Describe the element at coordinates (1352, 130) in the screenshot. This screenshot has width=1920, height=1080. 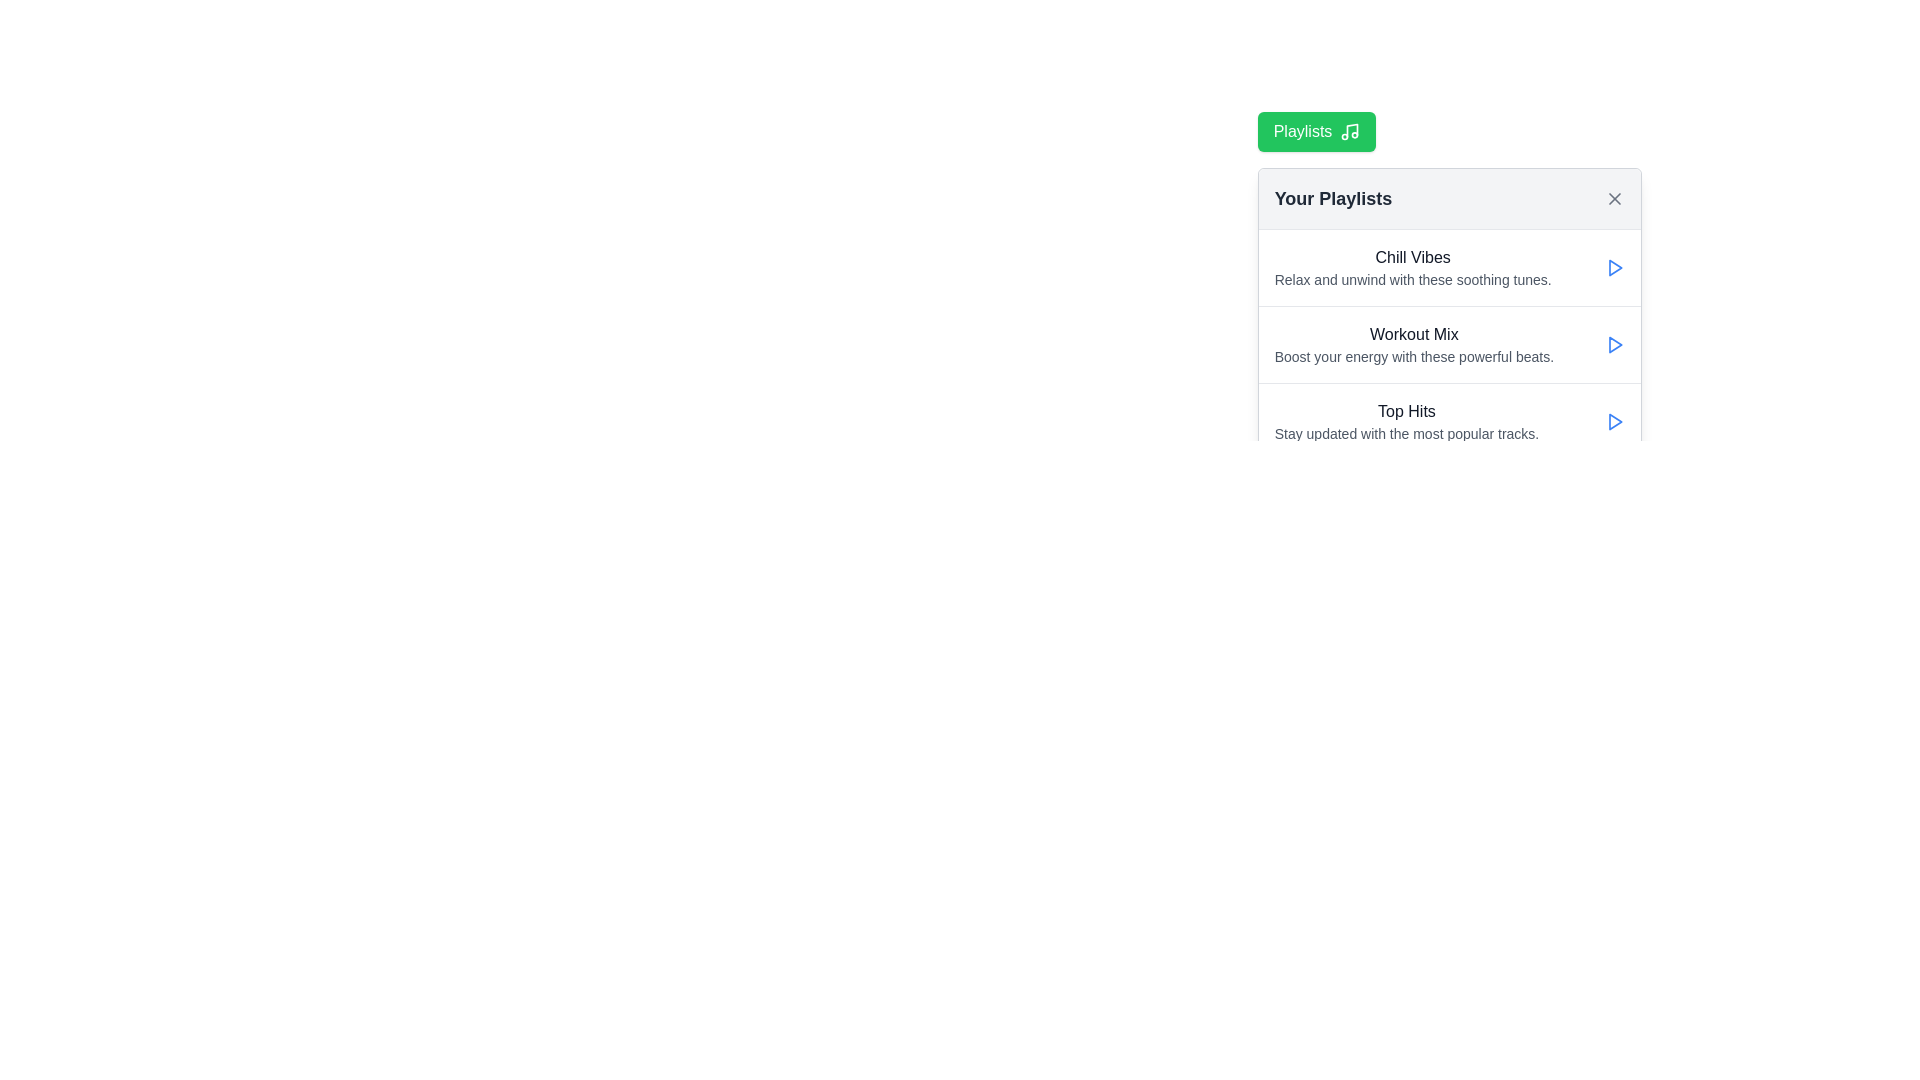
I see `the musical note icon located inside the green 'Playlists' button in the top-left corner of the interface` at that location.